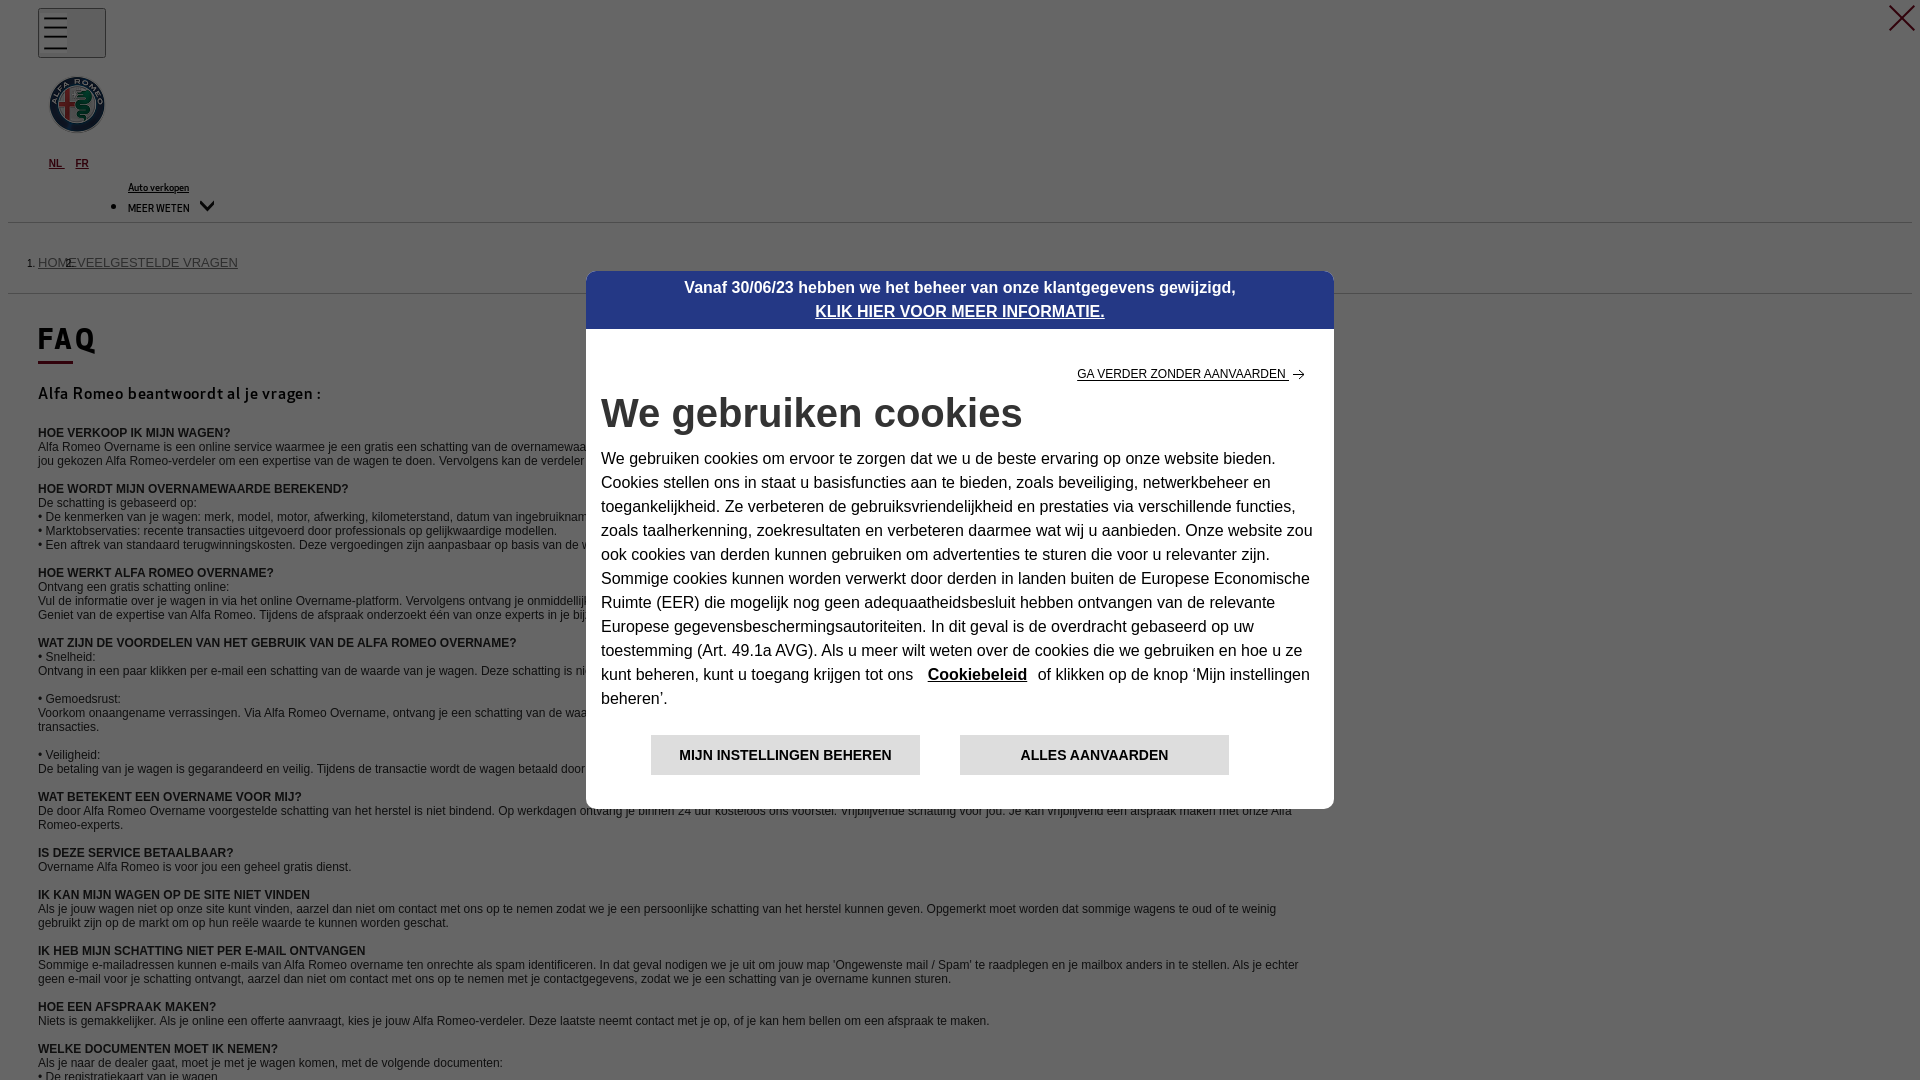  I want to click on 'FR', so click(81, 162).